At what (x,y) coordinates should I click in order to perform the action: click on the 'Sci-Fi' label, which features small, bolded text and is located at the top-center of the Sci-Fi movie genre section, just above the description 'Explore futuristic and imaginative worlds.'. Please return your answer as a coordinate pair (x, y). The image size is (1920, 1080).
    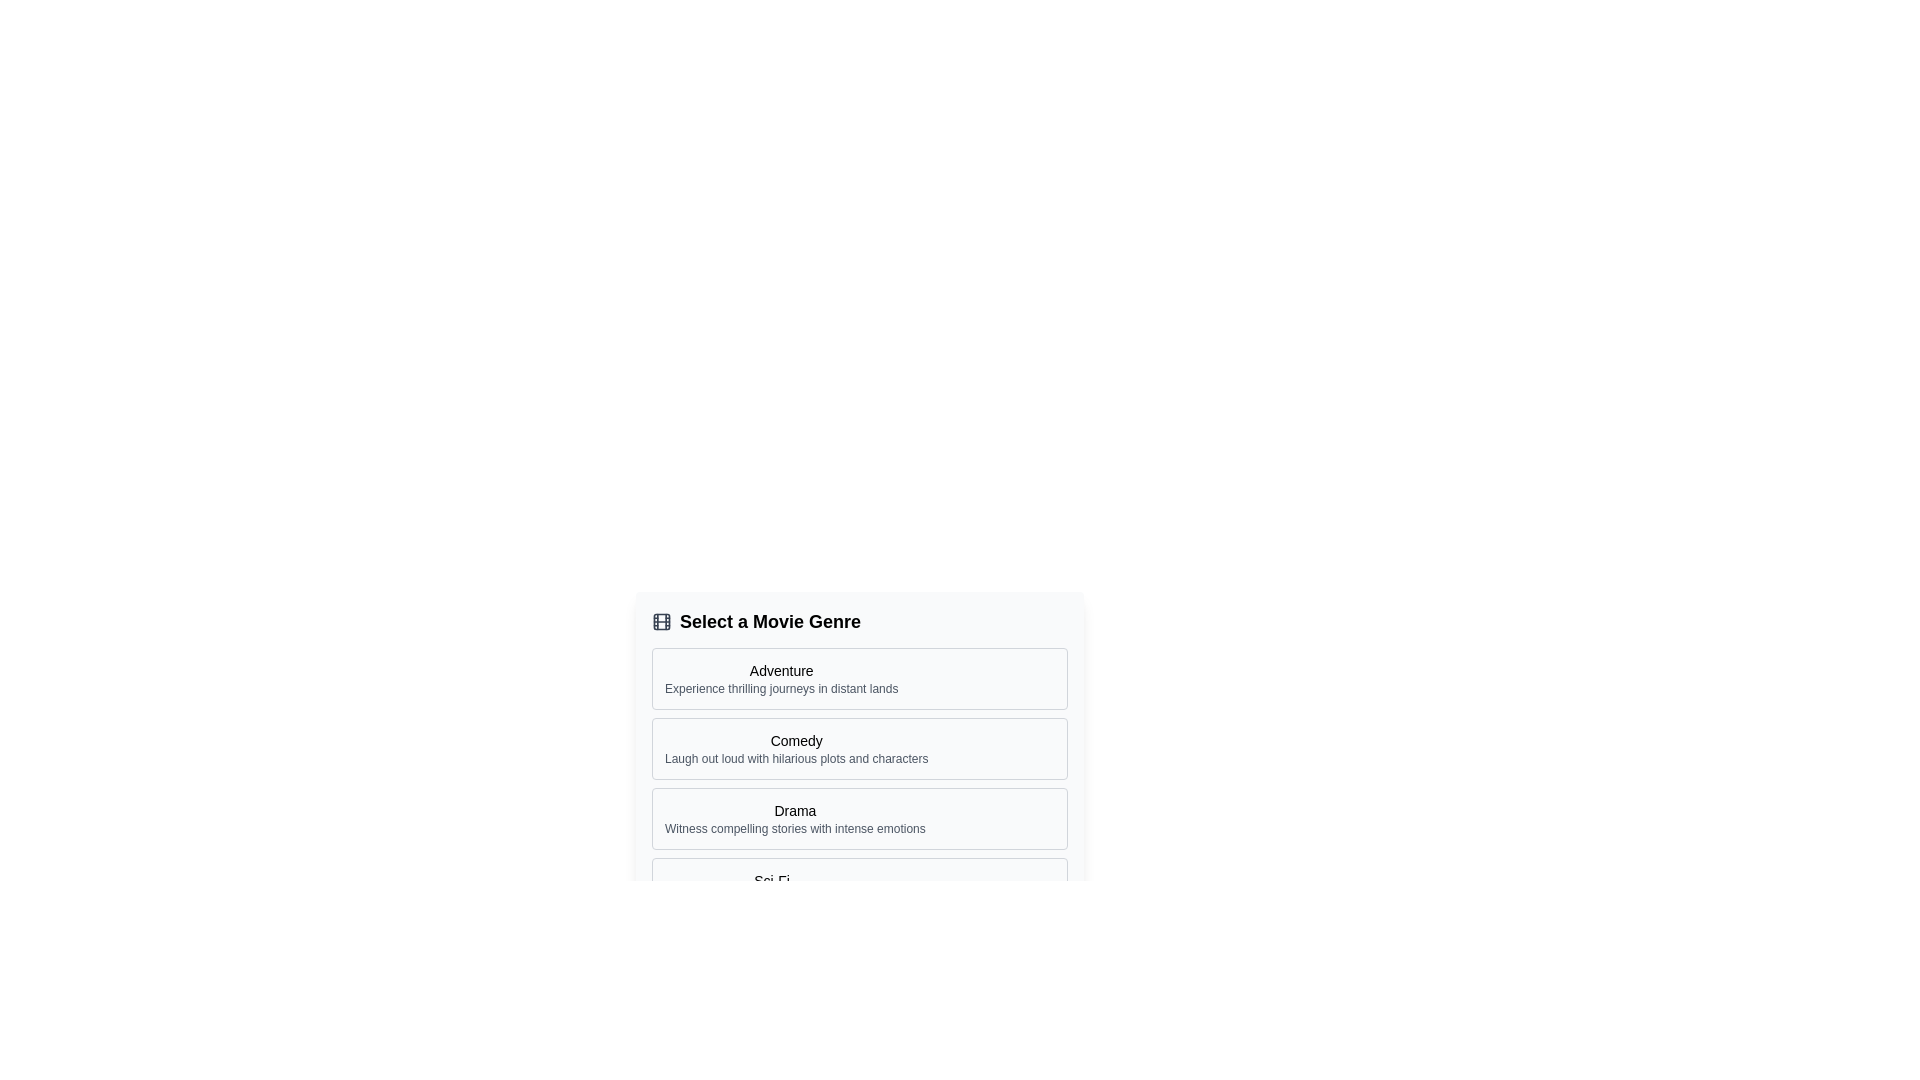
    Looking at the image, I should click on (771, 879).